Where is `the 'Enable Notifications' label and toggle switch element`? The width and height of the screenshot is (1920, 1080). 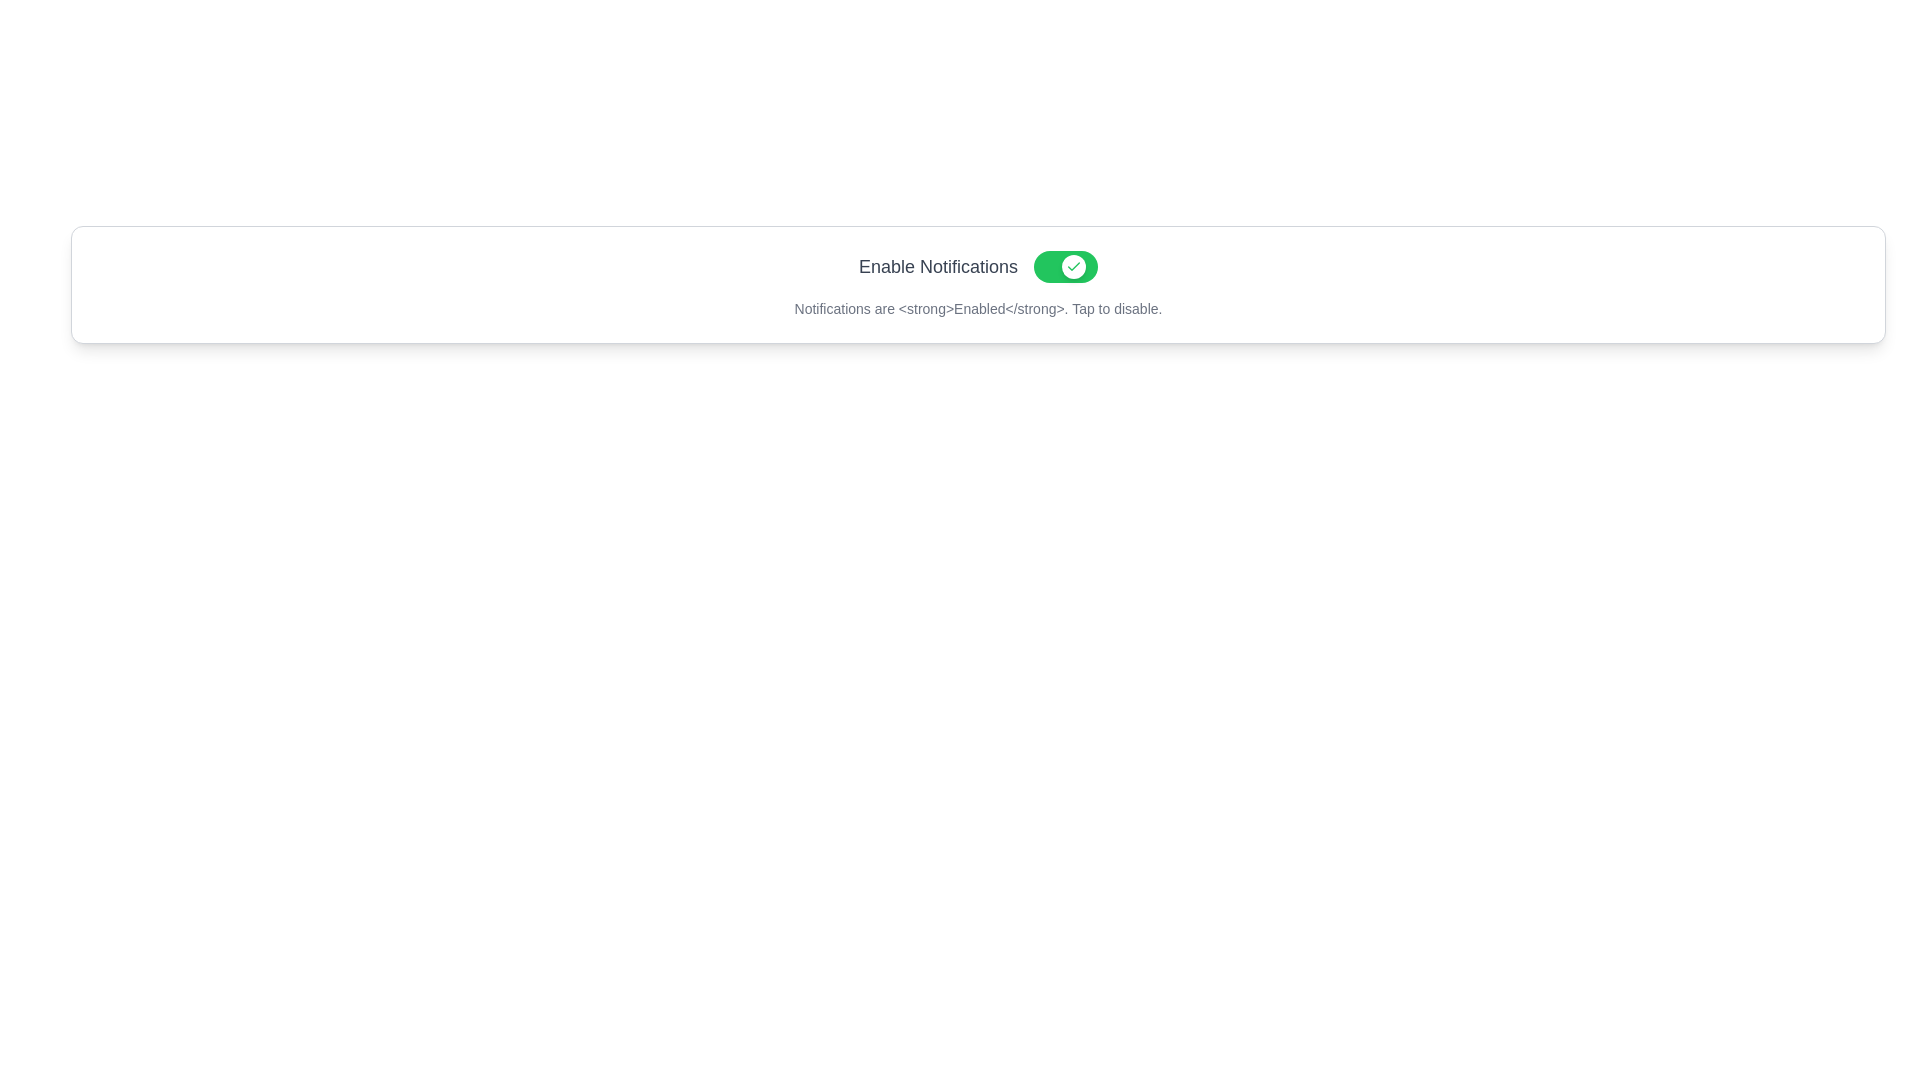 the 'Enable Notifications' label and toggle switch element is located at coordinates (978, 265).